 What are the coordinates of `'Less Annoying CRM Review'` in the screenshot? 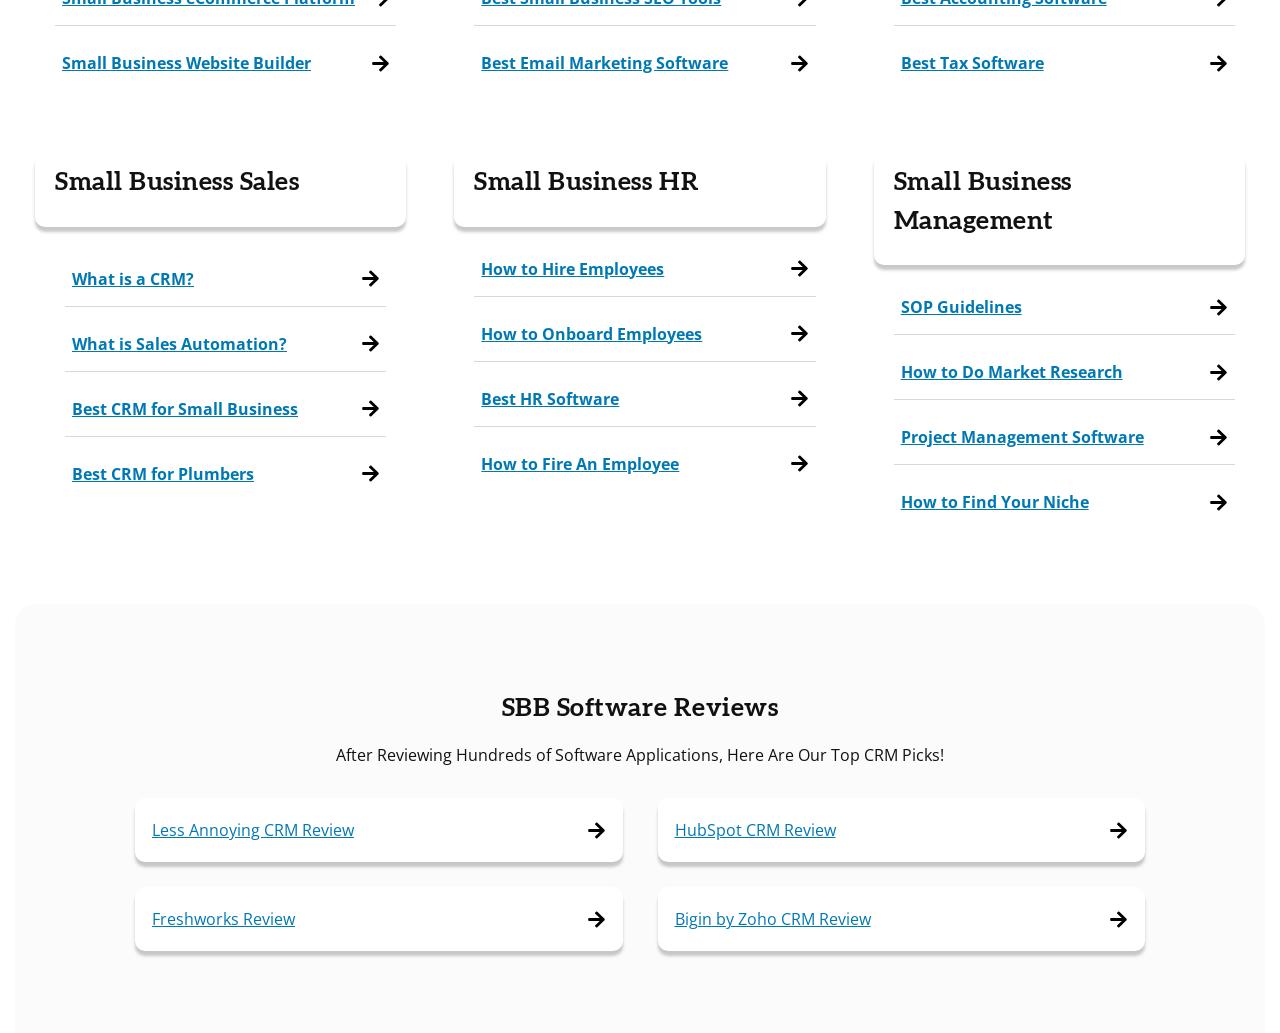 It's located at (150, 830).